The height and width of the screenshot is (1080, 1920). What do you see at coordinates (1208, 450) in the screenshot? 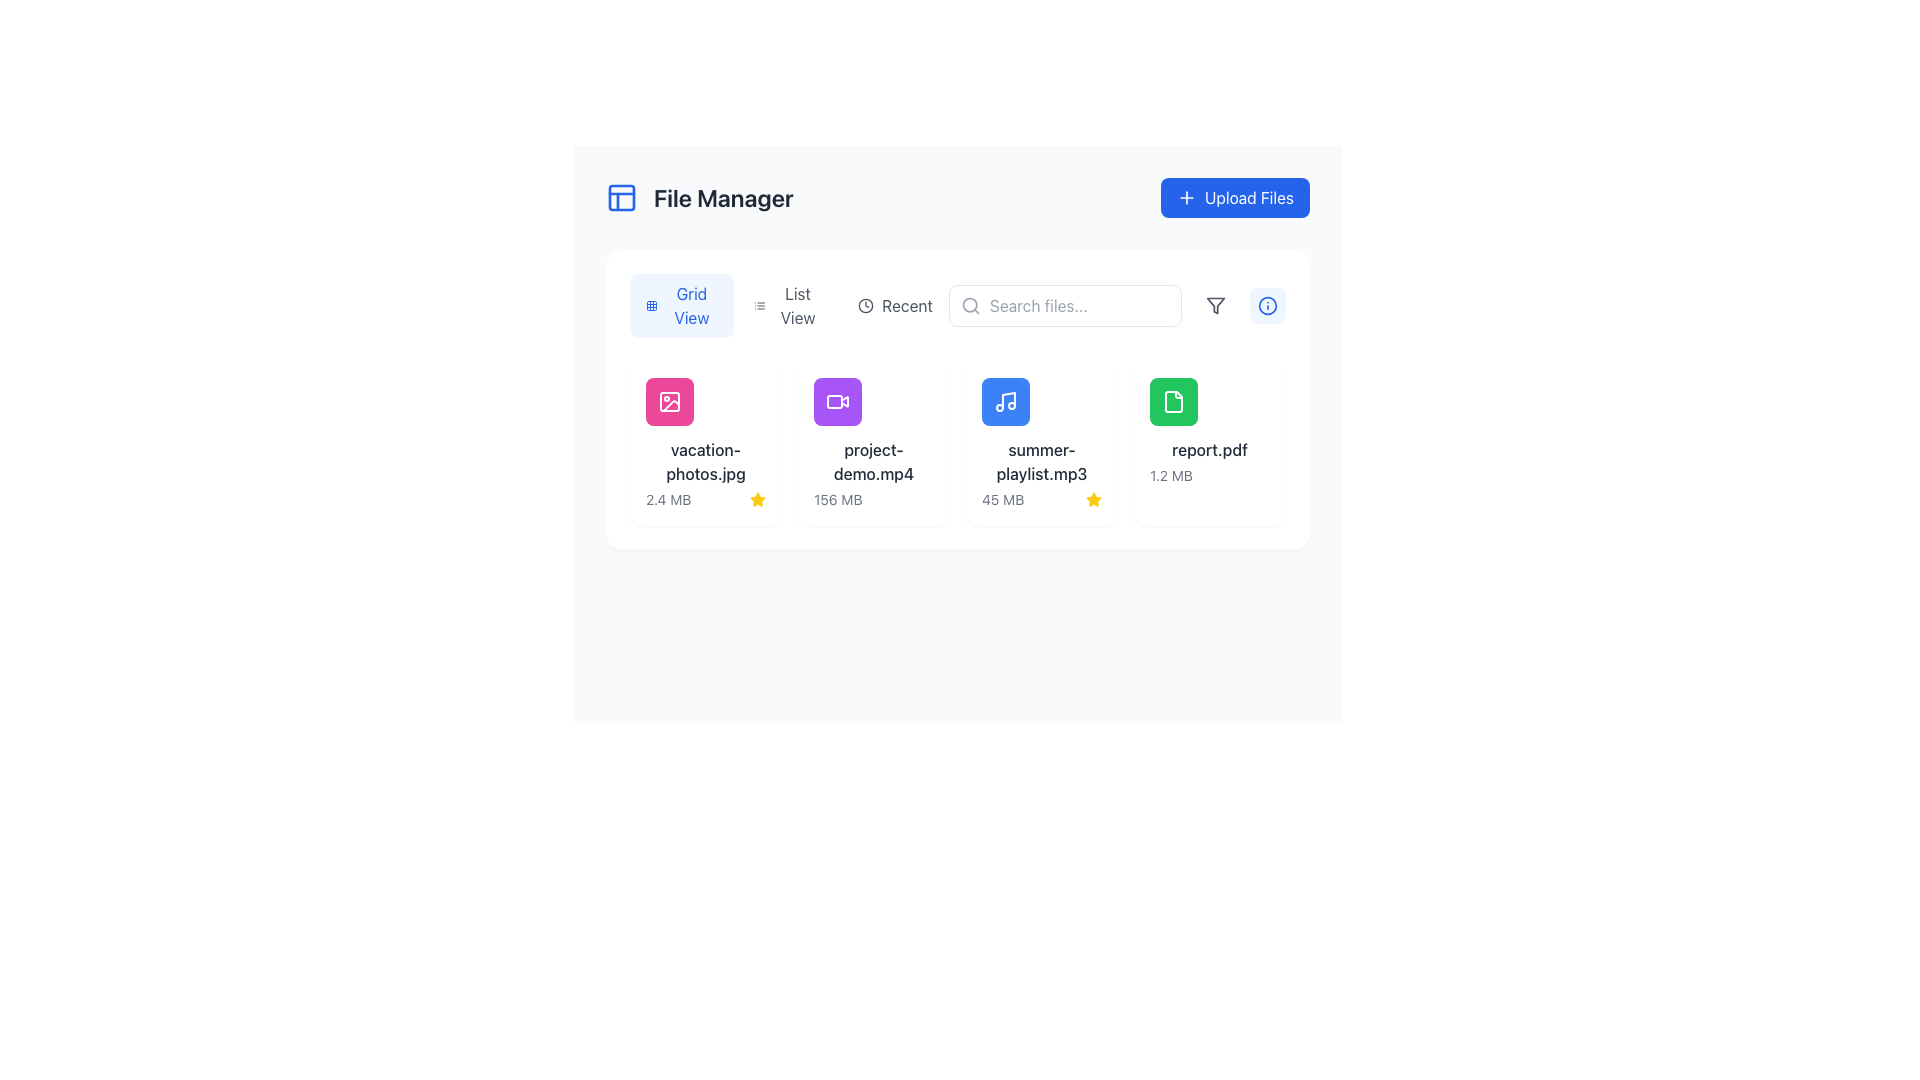
I see `the static text label that identifies a file object within the file manager interface, located above the file size text '1.2 MB'` at bounding box center [1208, 450].